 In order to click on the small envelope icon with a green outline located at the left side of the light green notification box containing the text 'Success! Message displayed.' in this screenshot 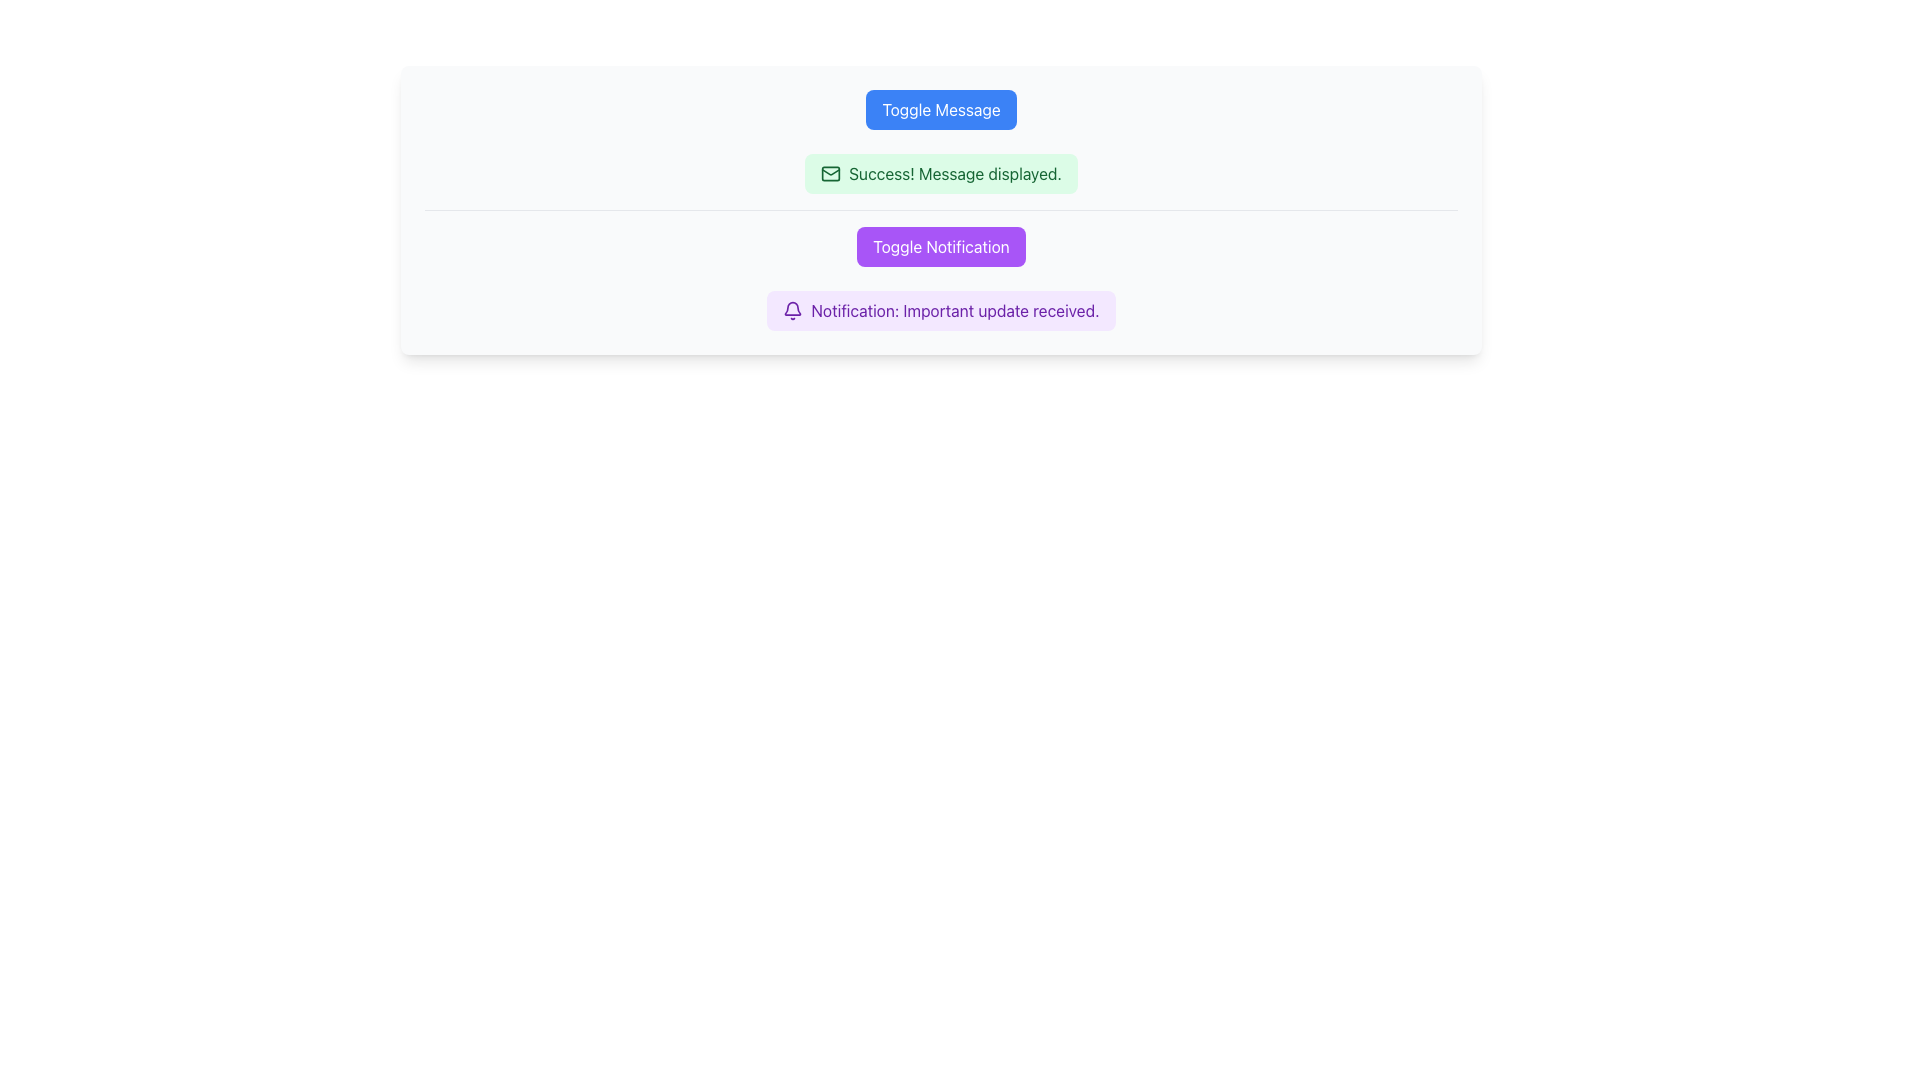, I will do `click(831, 172)`.